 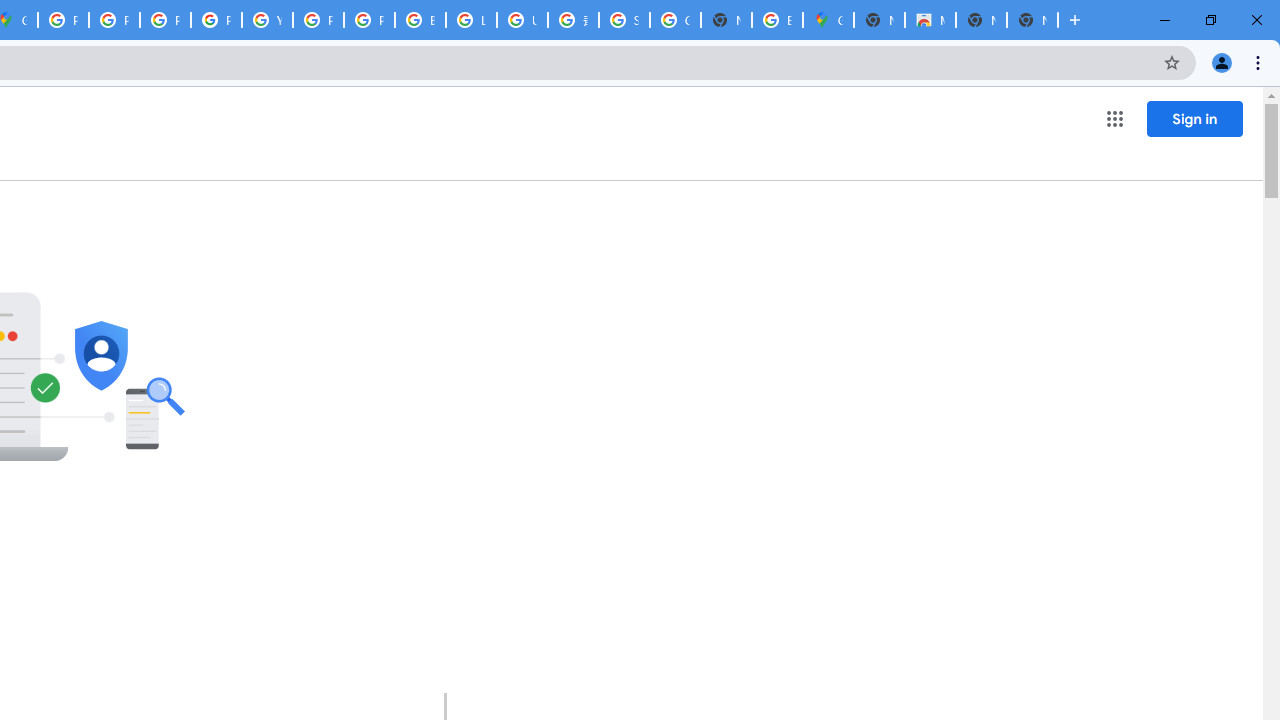 I want to click on 'YouTube', so click(x=266, y=20).